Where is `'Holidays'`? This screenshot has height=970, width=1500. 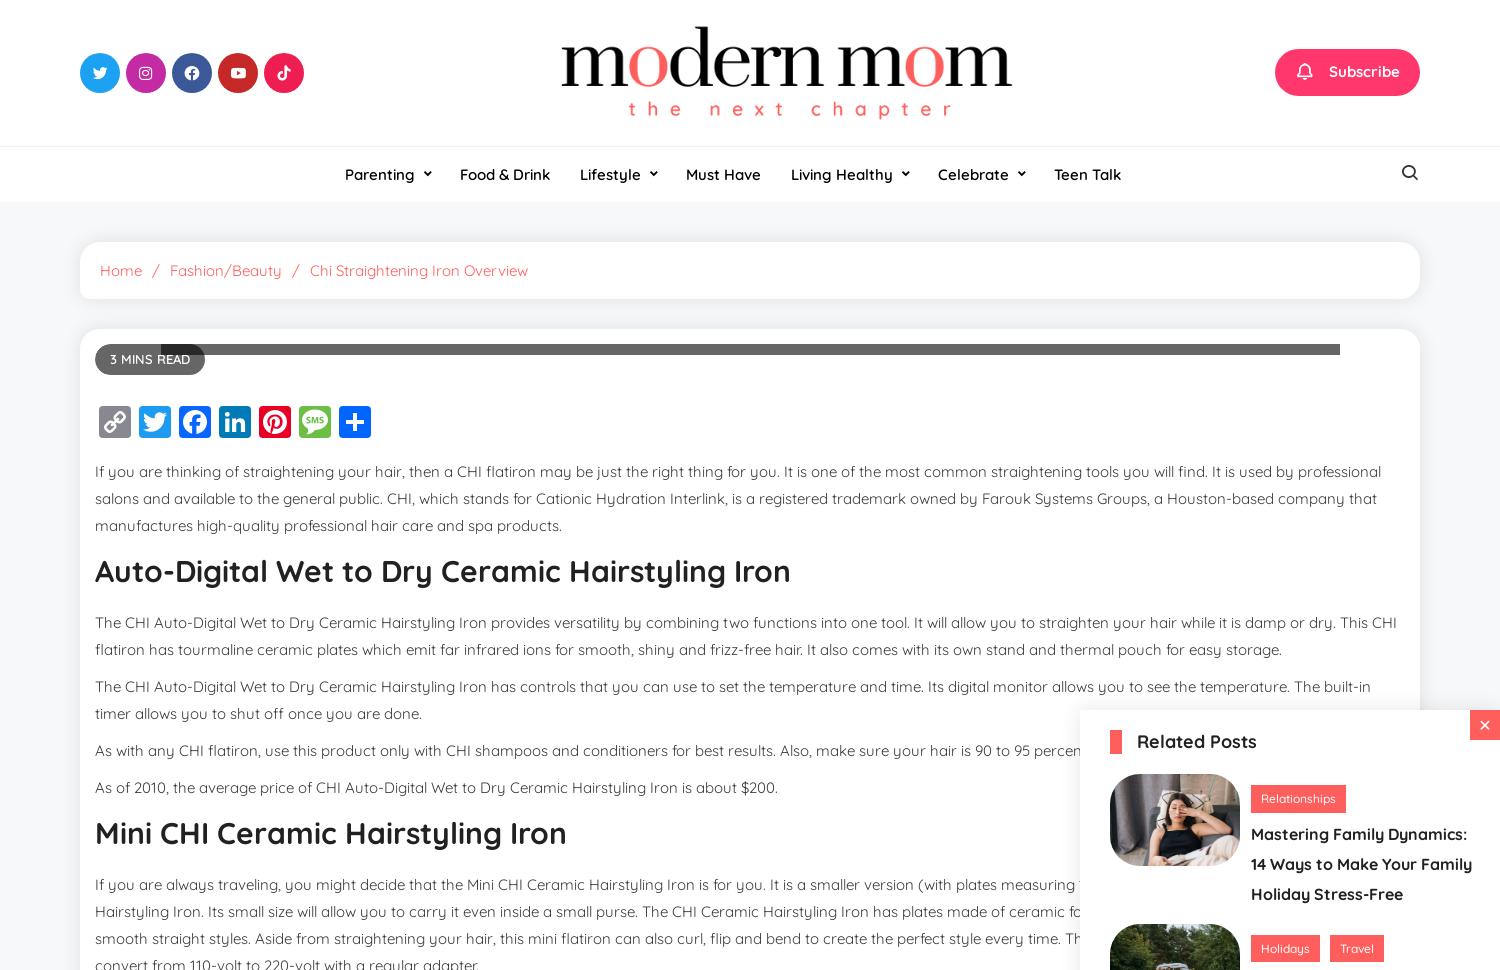 'Holidays' is located at coordinates (1285, 946).